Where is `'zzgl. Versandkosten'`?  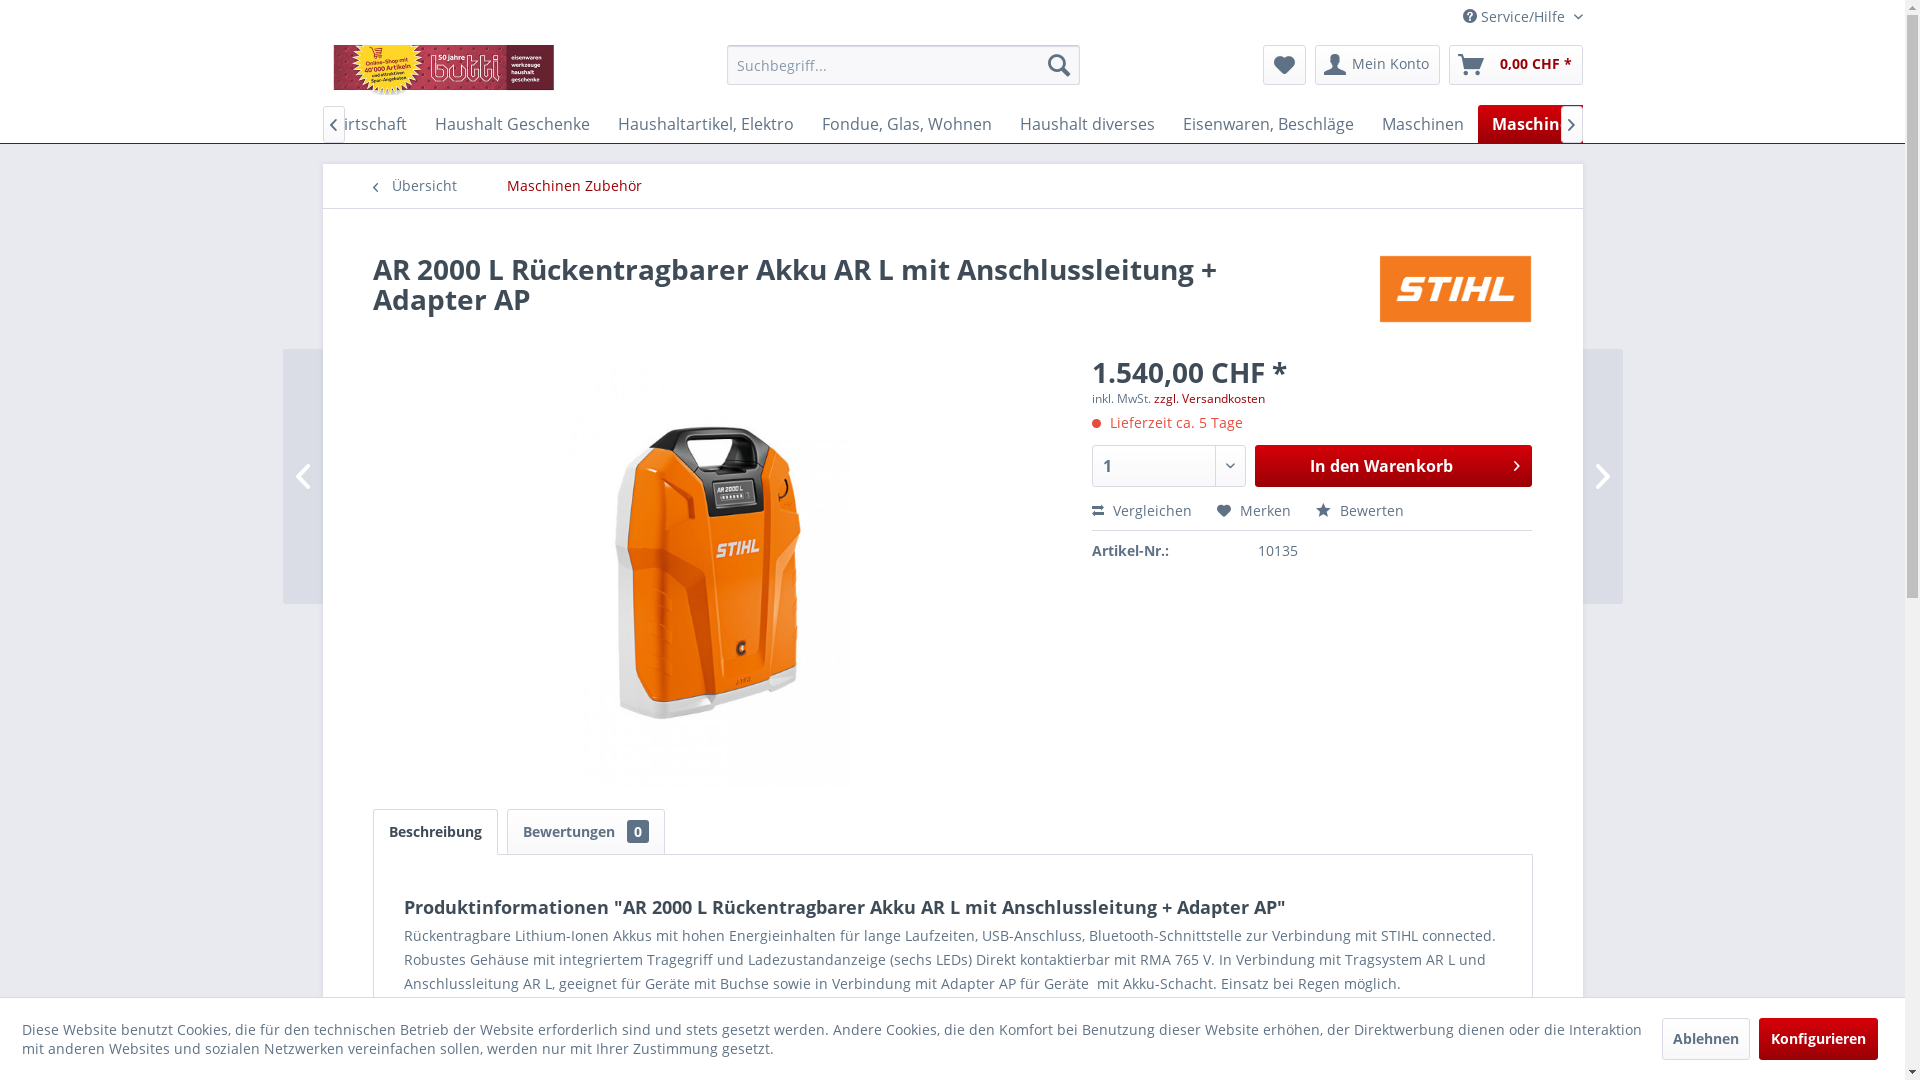 'zzgl. Versandkosten' is located at coordinates (1208, 398).